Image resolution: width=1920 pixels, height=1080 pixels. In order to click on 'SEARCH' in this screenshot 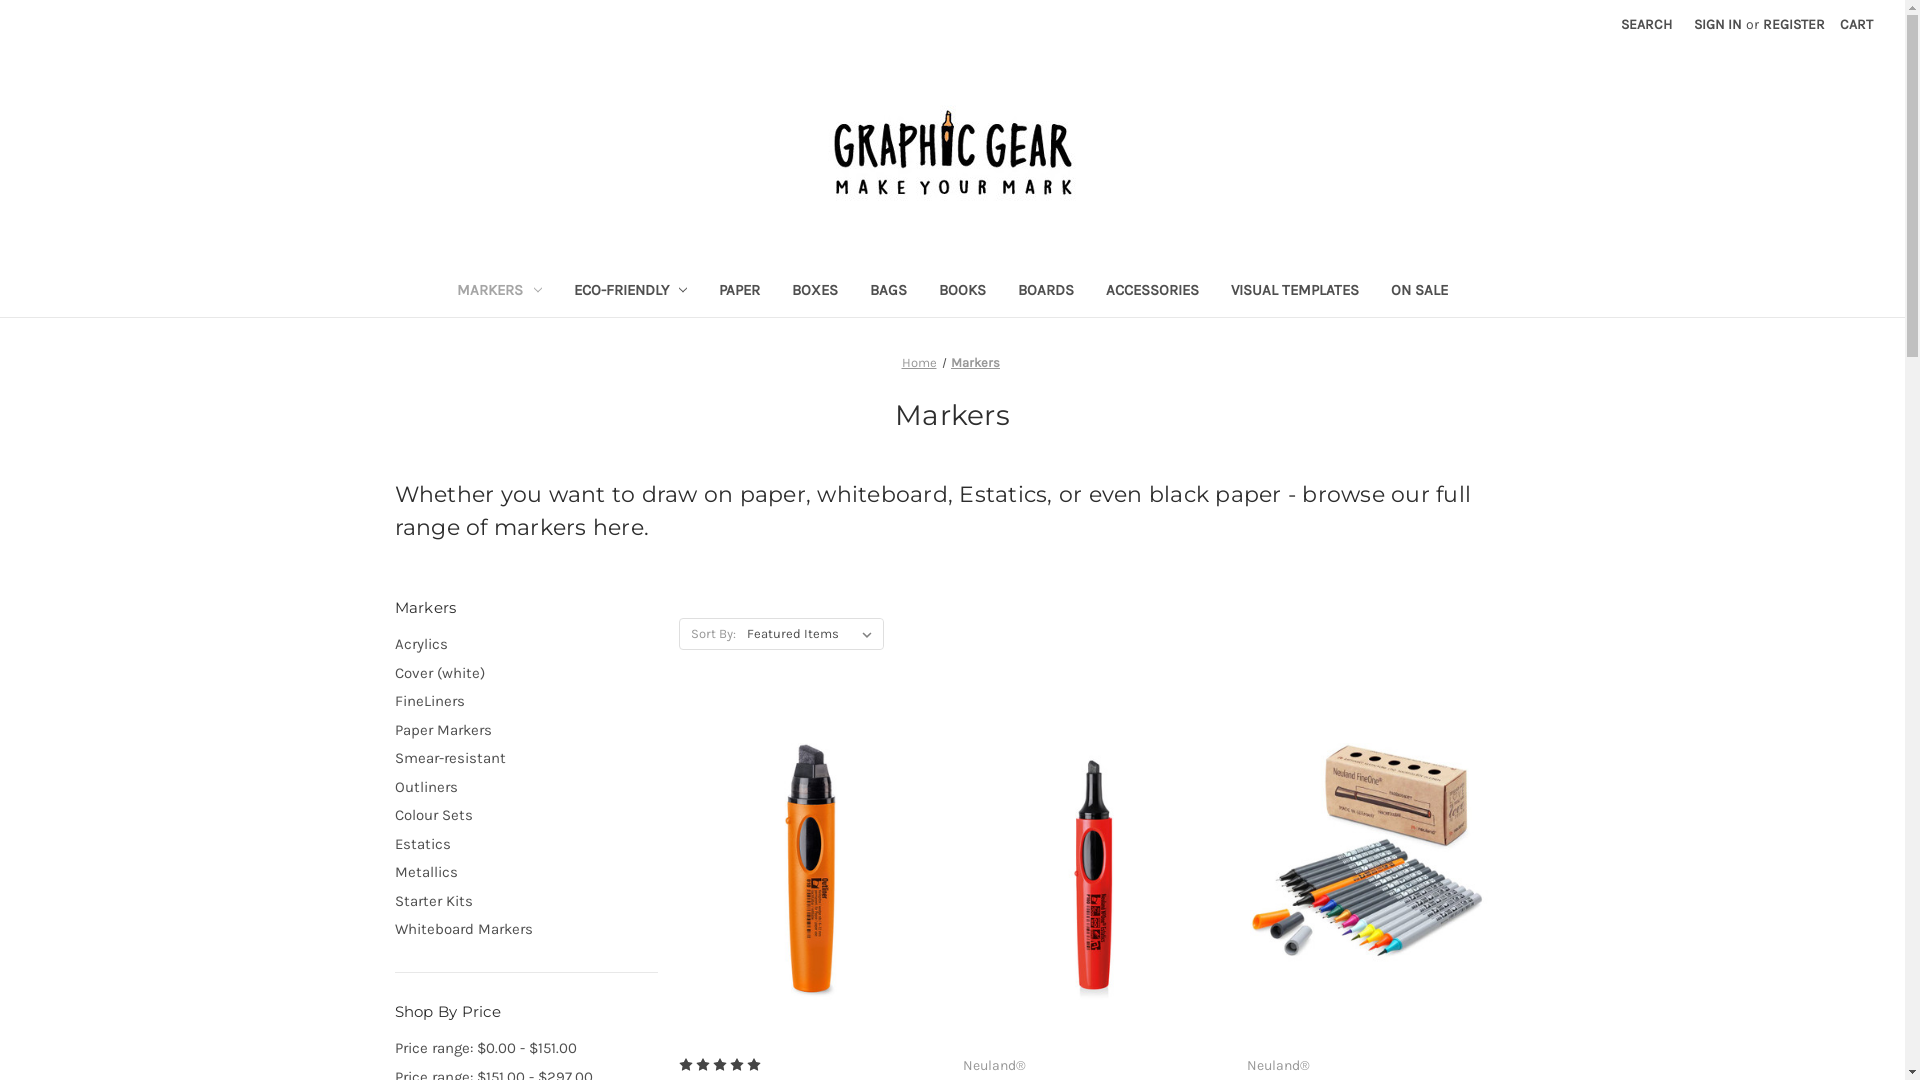, I will do `click(1646, 24)`.